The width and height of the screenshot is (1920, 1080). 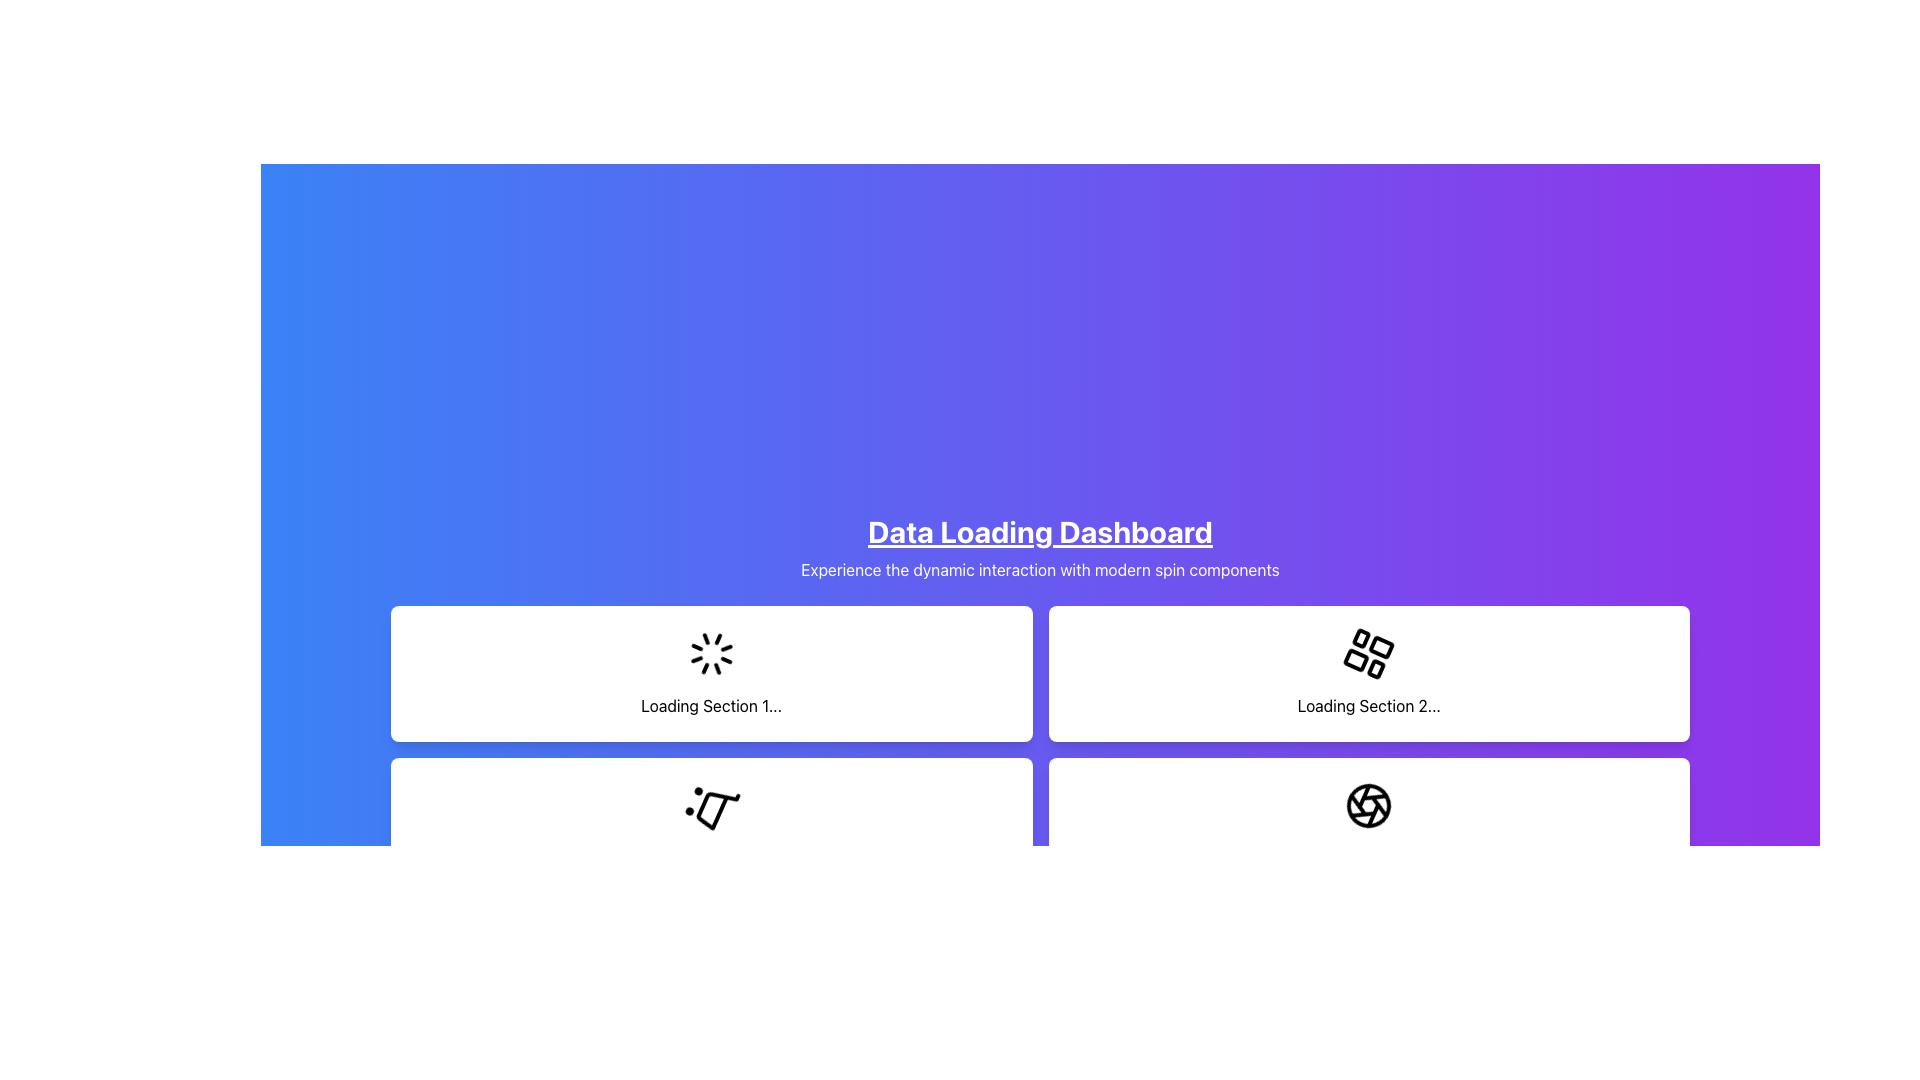 What do you see at coordinates (1368, 825) in the screenshot?
I see `the loading animation of the Loading indicator card indicating that 'Section 4' content is currently loading, located at the bottom right position of the grid of cards` at bounding box center [1368, 825].